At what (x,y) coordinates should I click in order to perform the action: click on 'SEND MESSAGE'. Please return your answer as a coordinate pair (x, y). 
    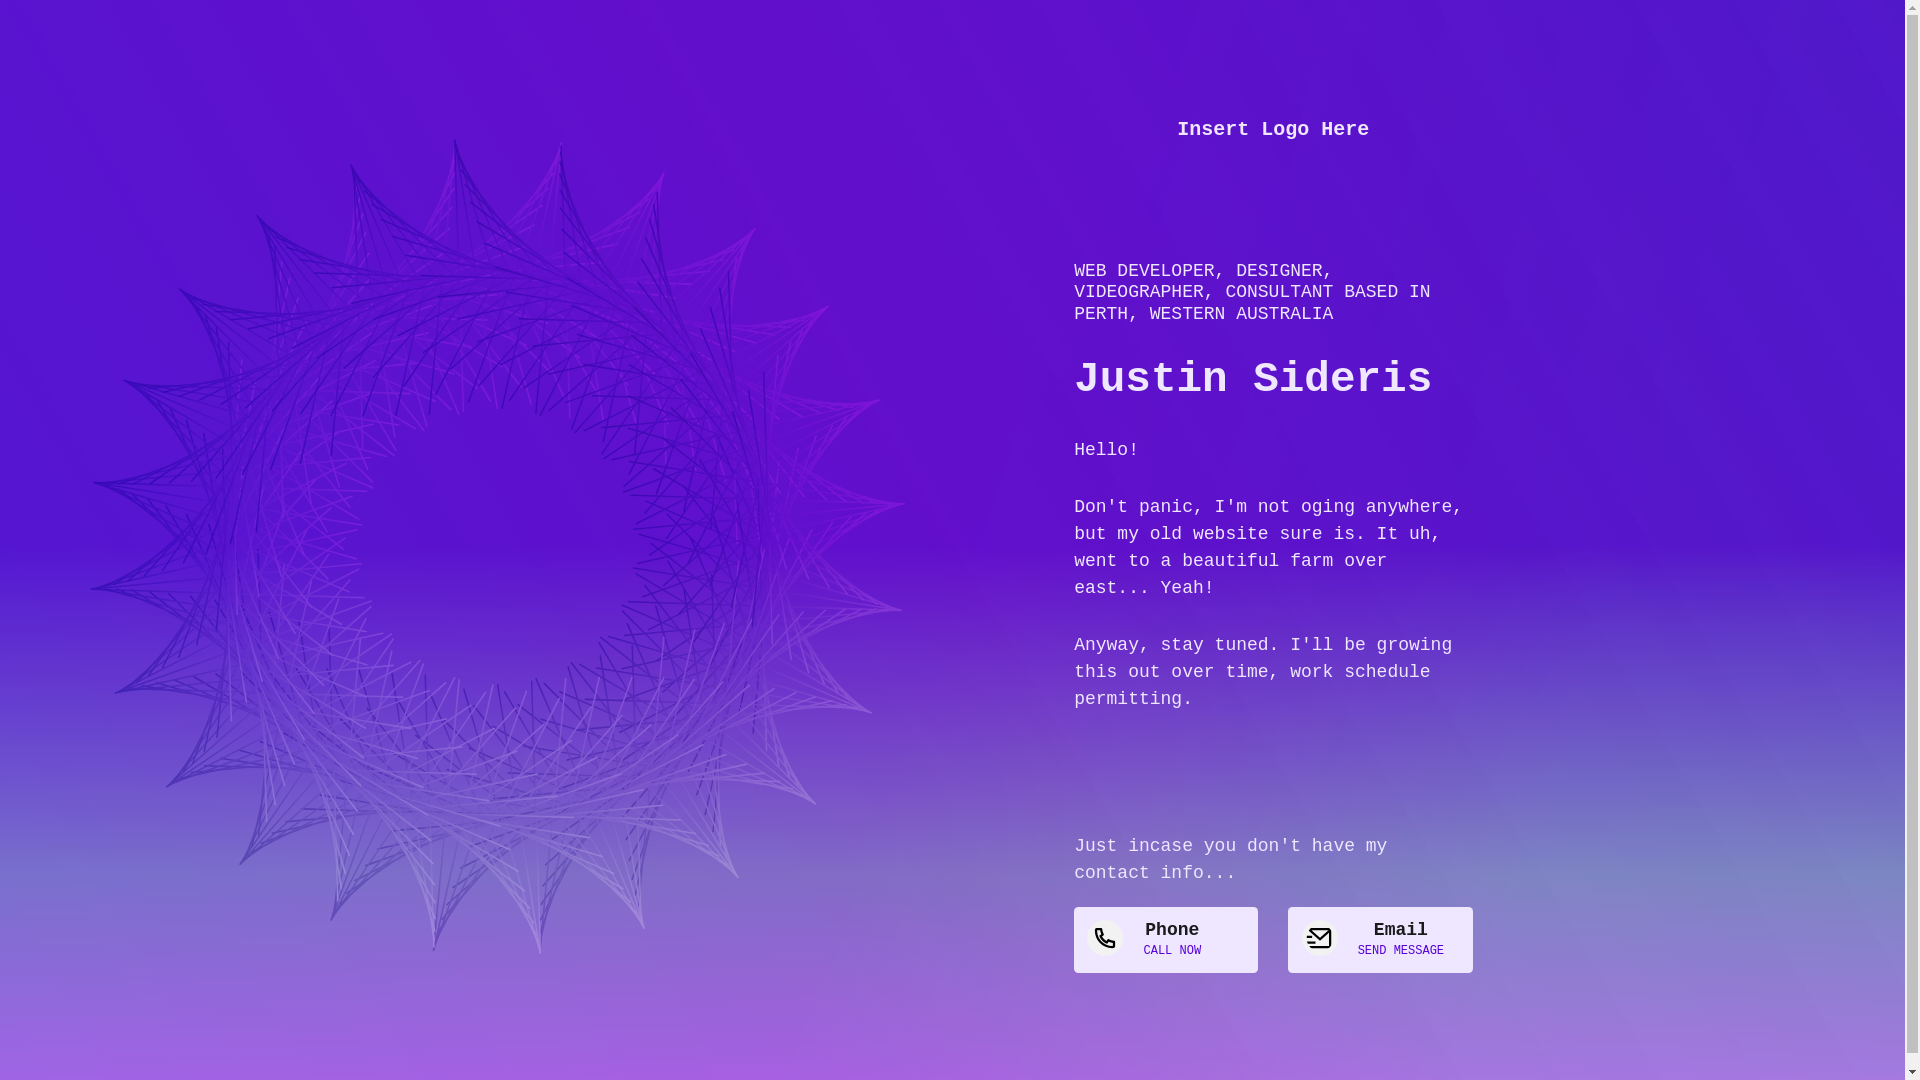
    Looking at the image, I should click on (1358, 950).